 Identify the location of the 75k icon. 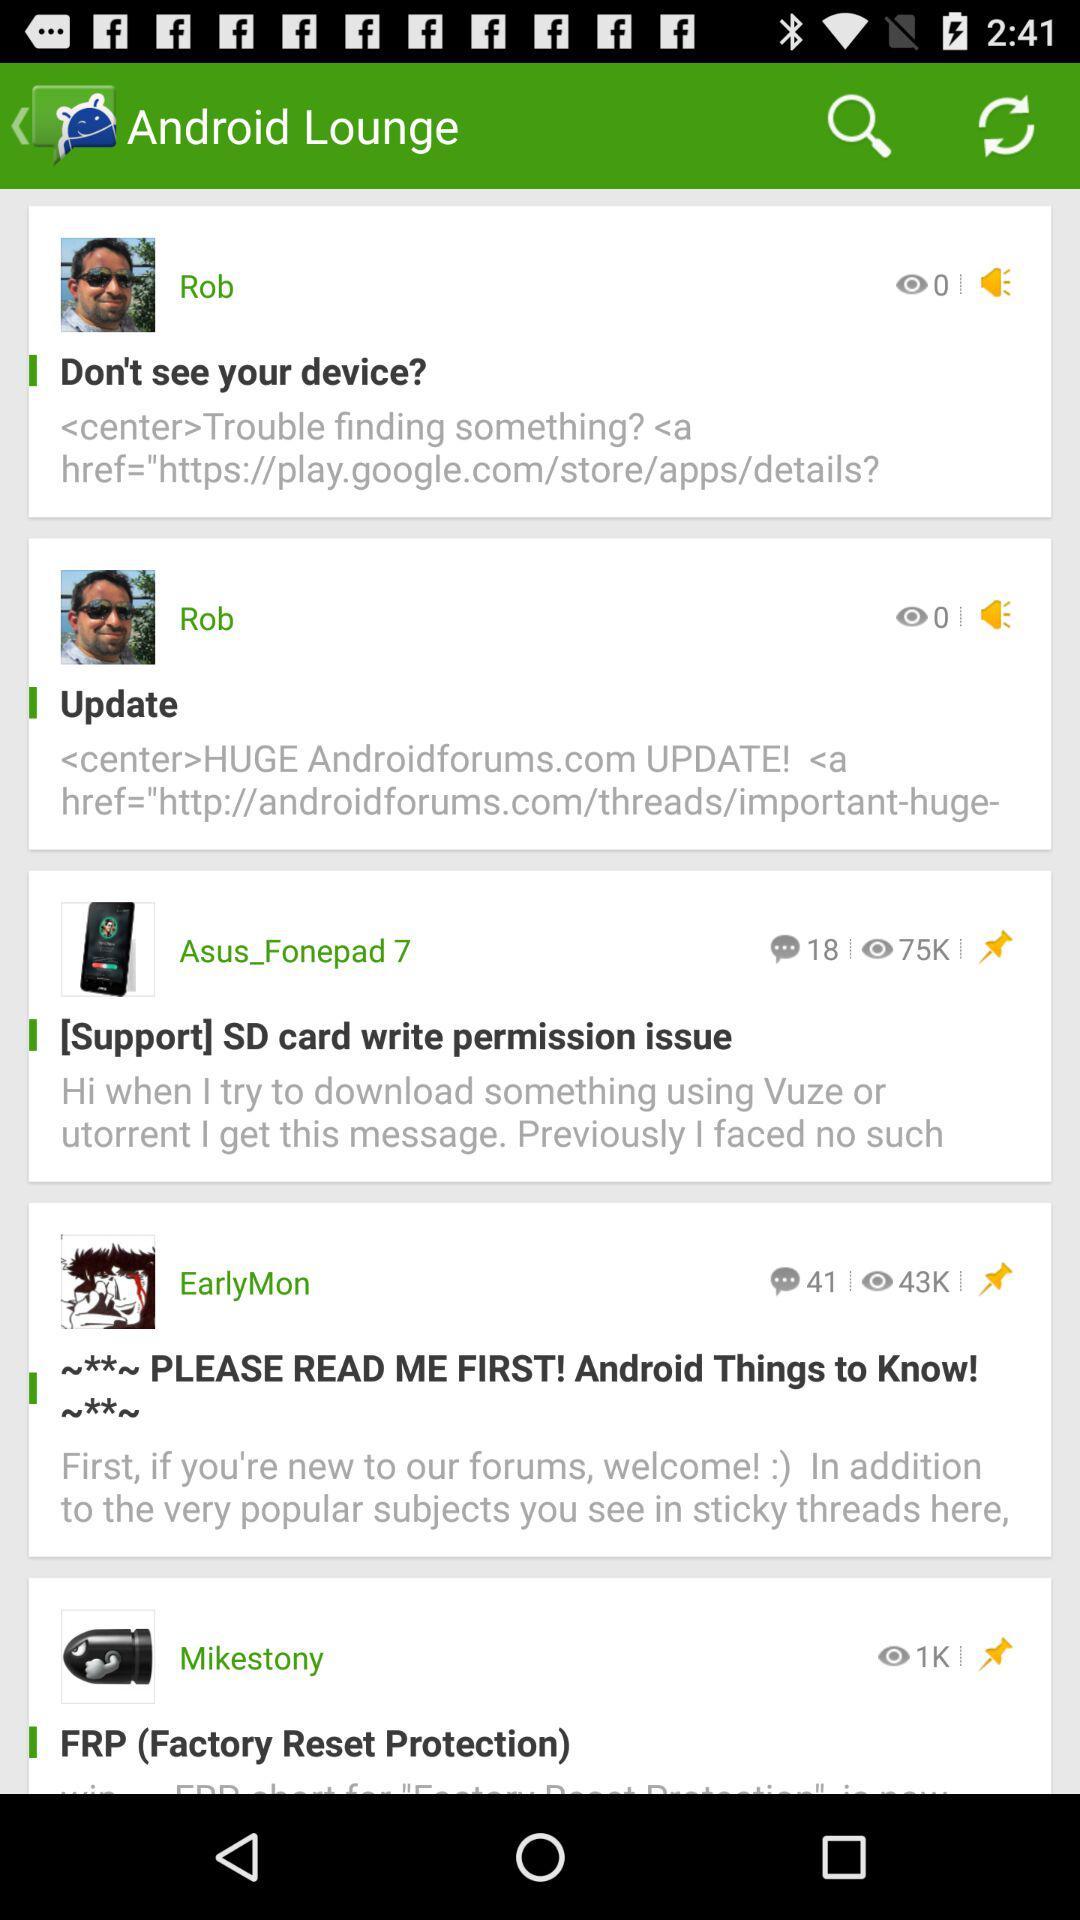
(924, 947).